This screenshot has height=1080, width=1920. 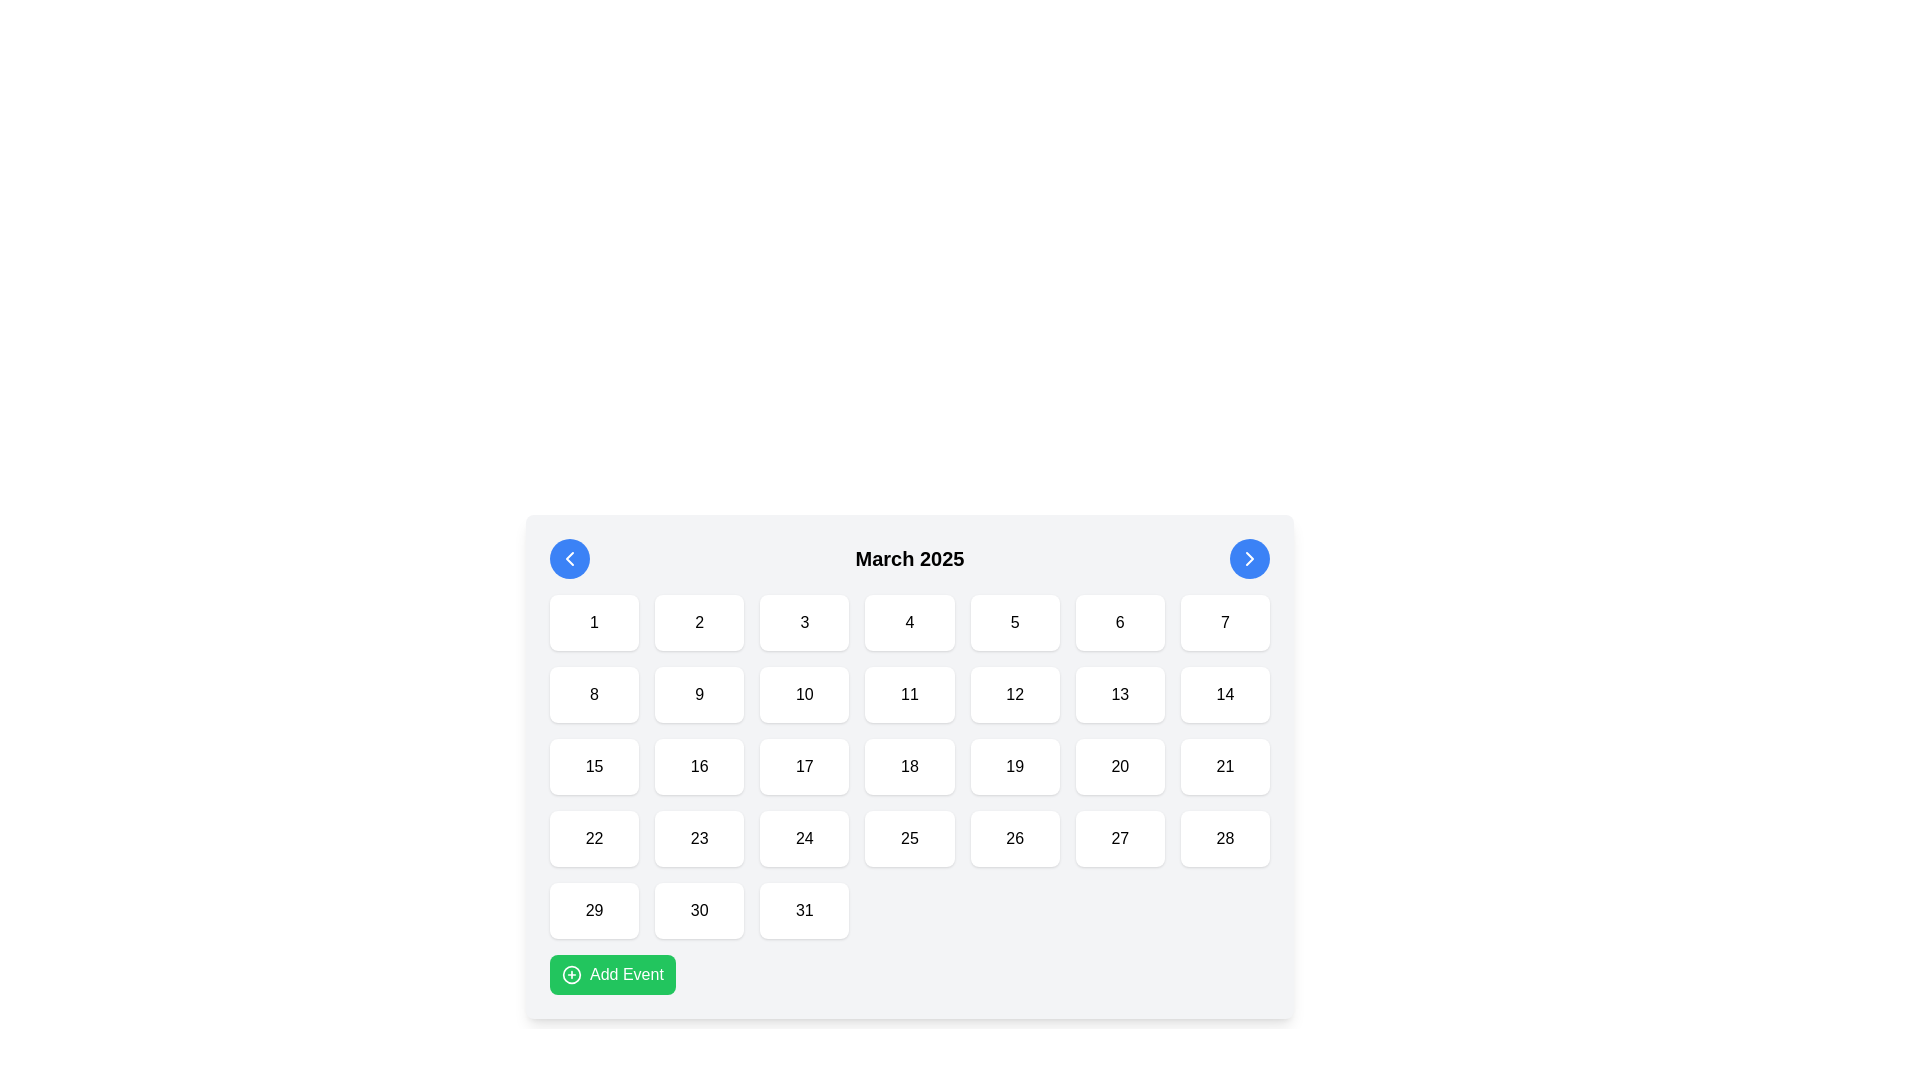 I want to click on the calendar day button representing the 14th of March 2025, so click(x=1224, y=693).